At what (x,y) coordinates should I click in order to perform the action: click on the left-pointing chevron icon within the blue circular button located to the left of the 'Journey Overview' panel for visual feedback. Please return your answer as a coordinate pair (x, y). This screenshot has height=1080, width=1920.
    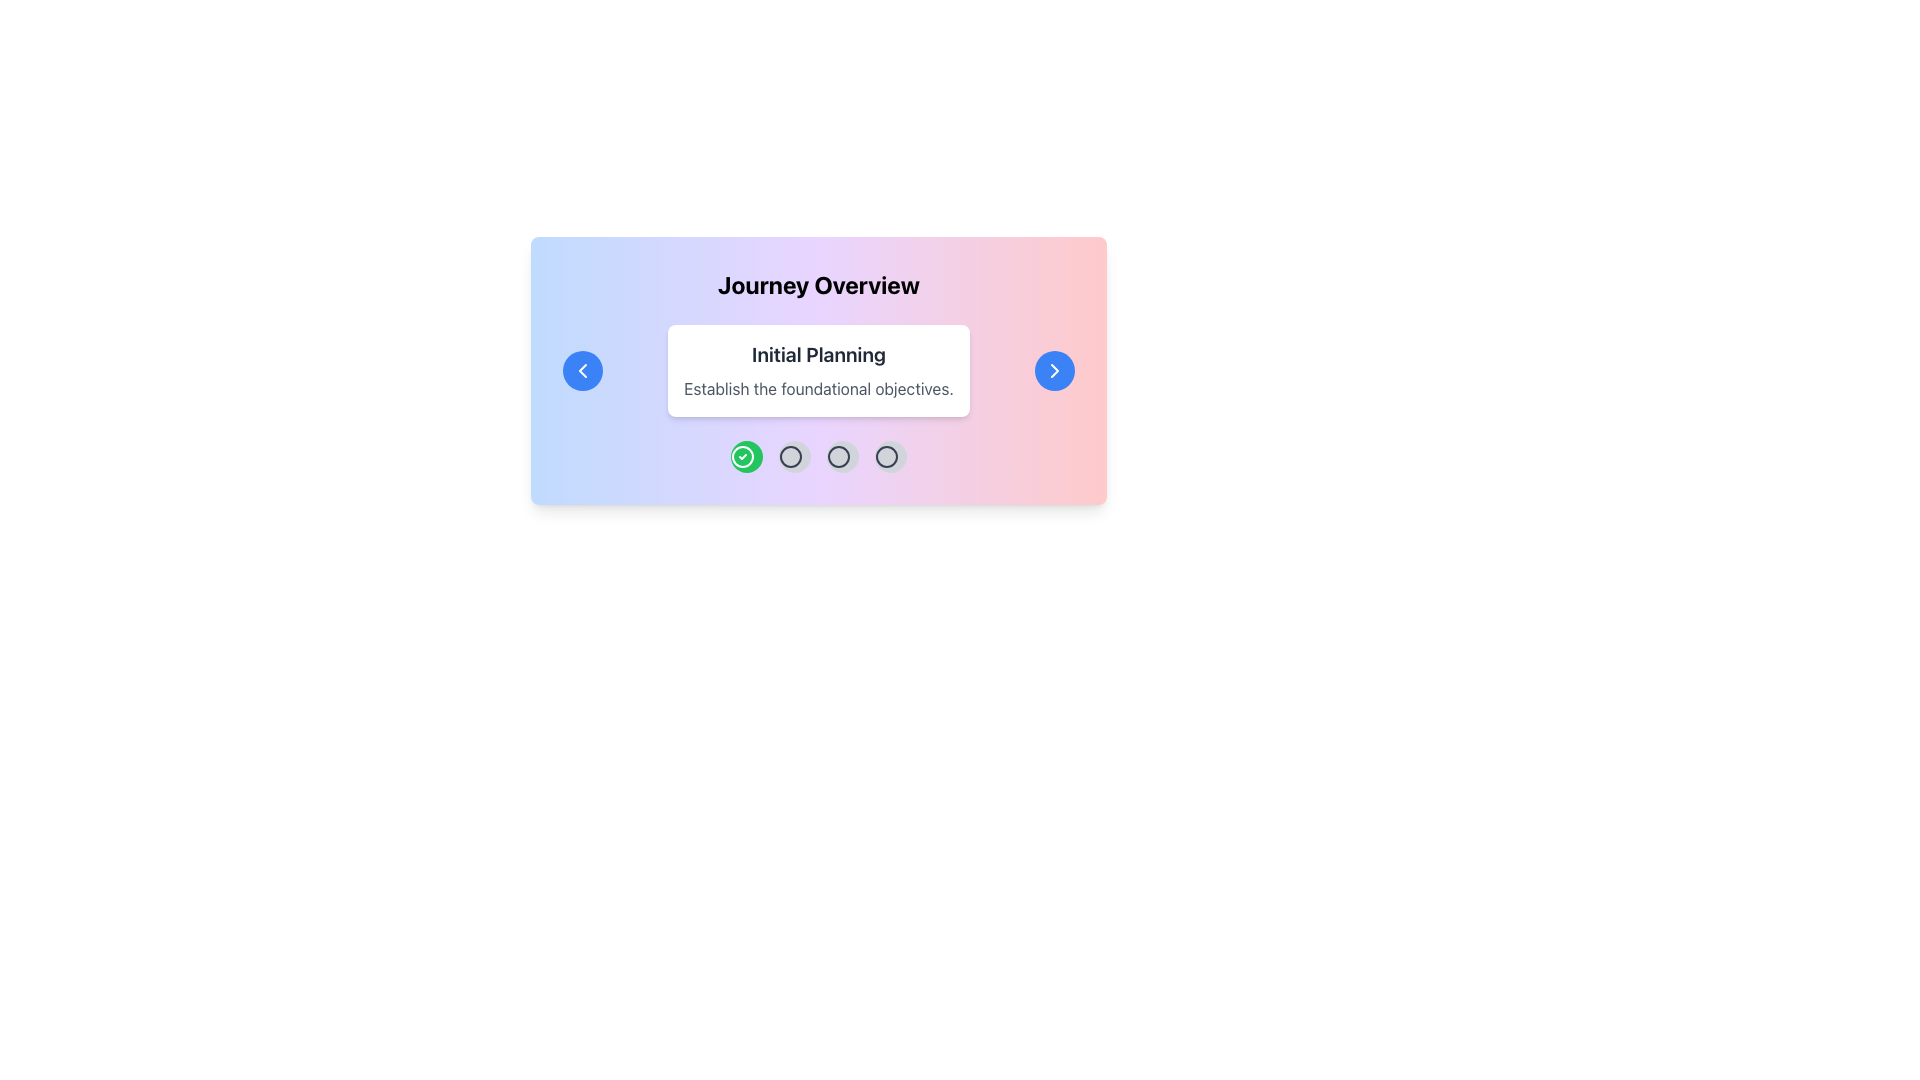
    Looking at the image, I should click on (581, 370).